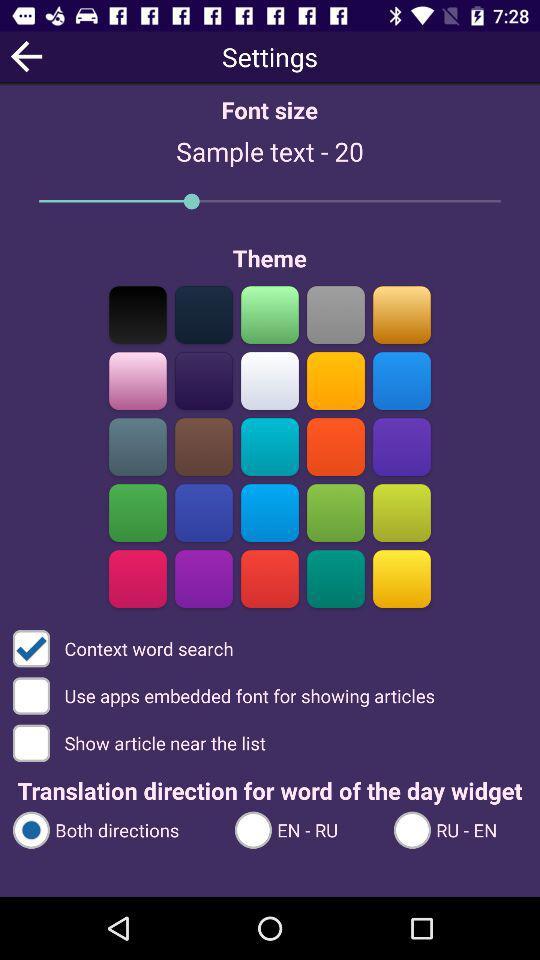 The height and width of the screenshot is (960, 540). Describe the element at coordinates (270, 314) in the screenshot. I see `change app theme` at that location.